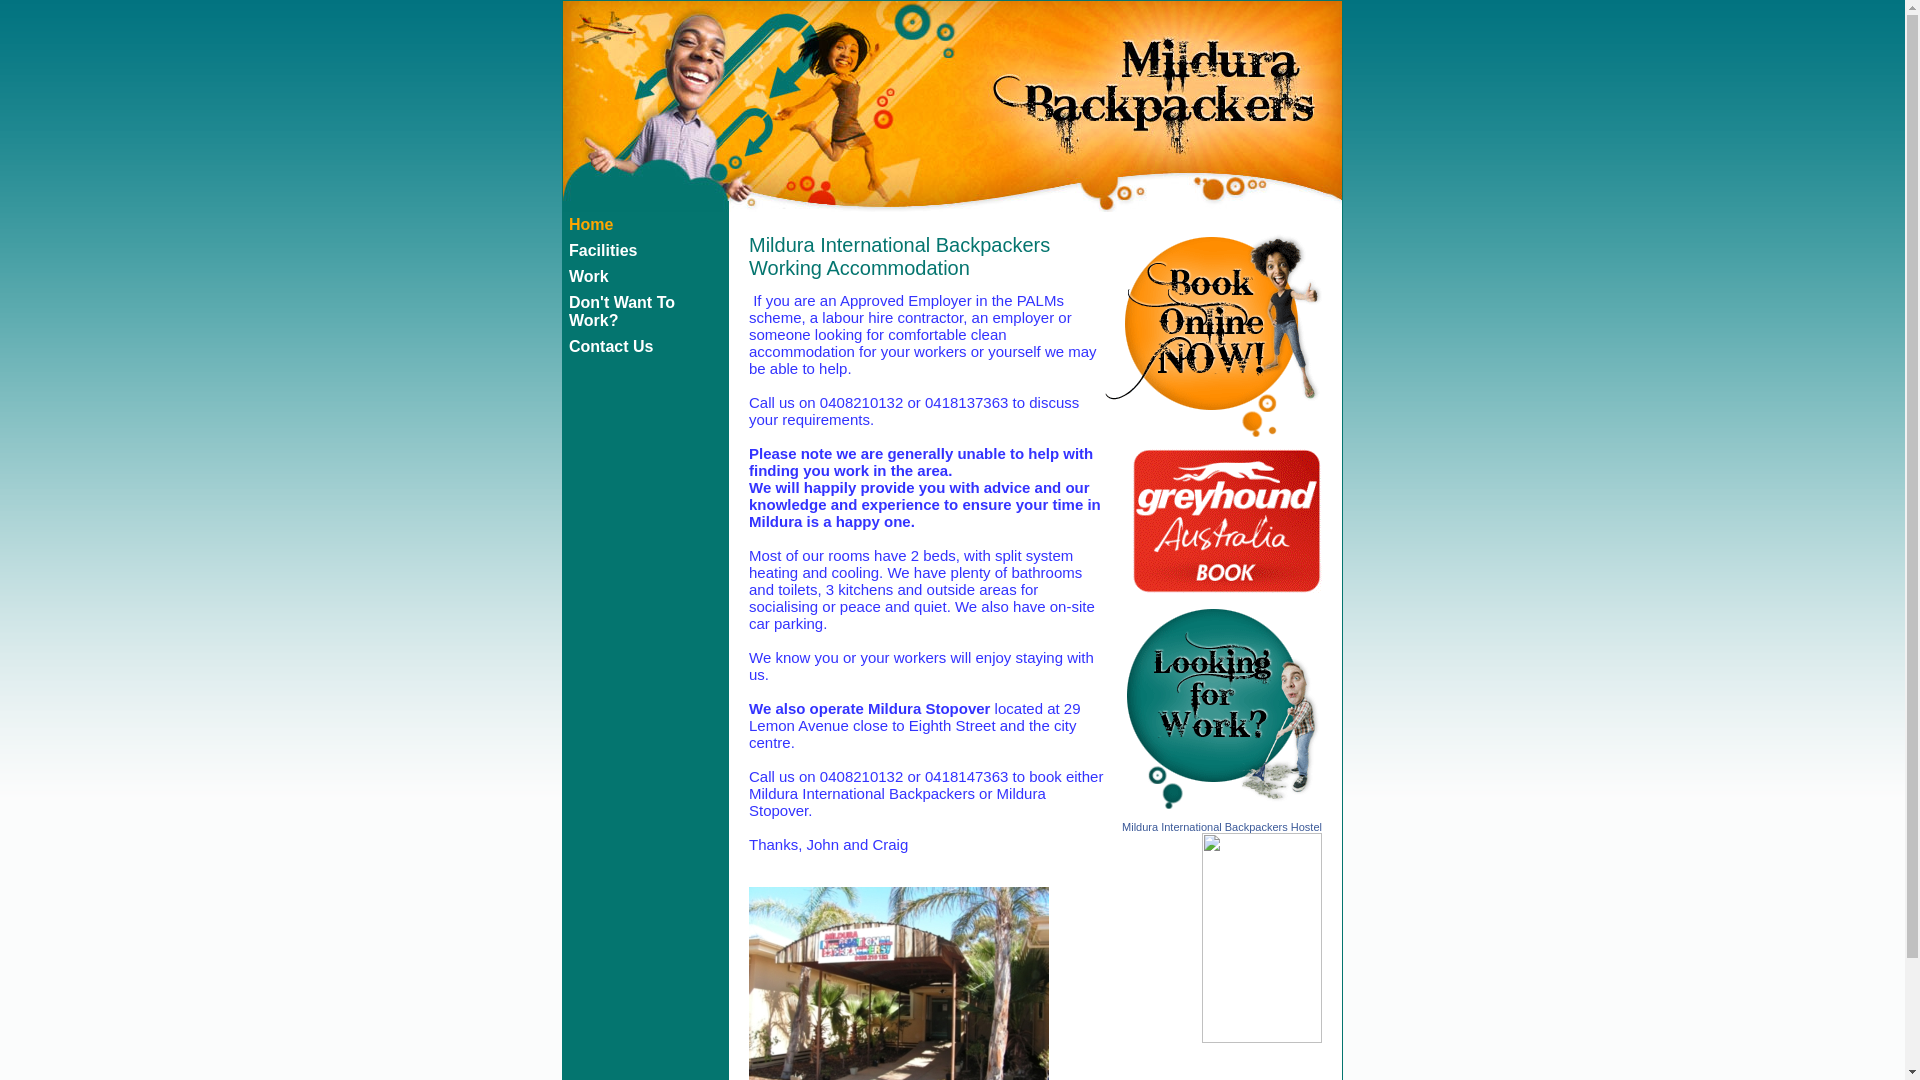  What do you see at coordinates (1122, 826) in the screenshot?
I see `'Mildura International Backpackers Hostel'` at bounding box center [1122, 826].